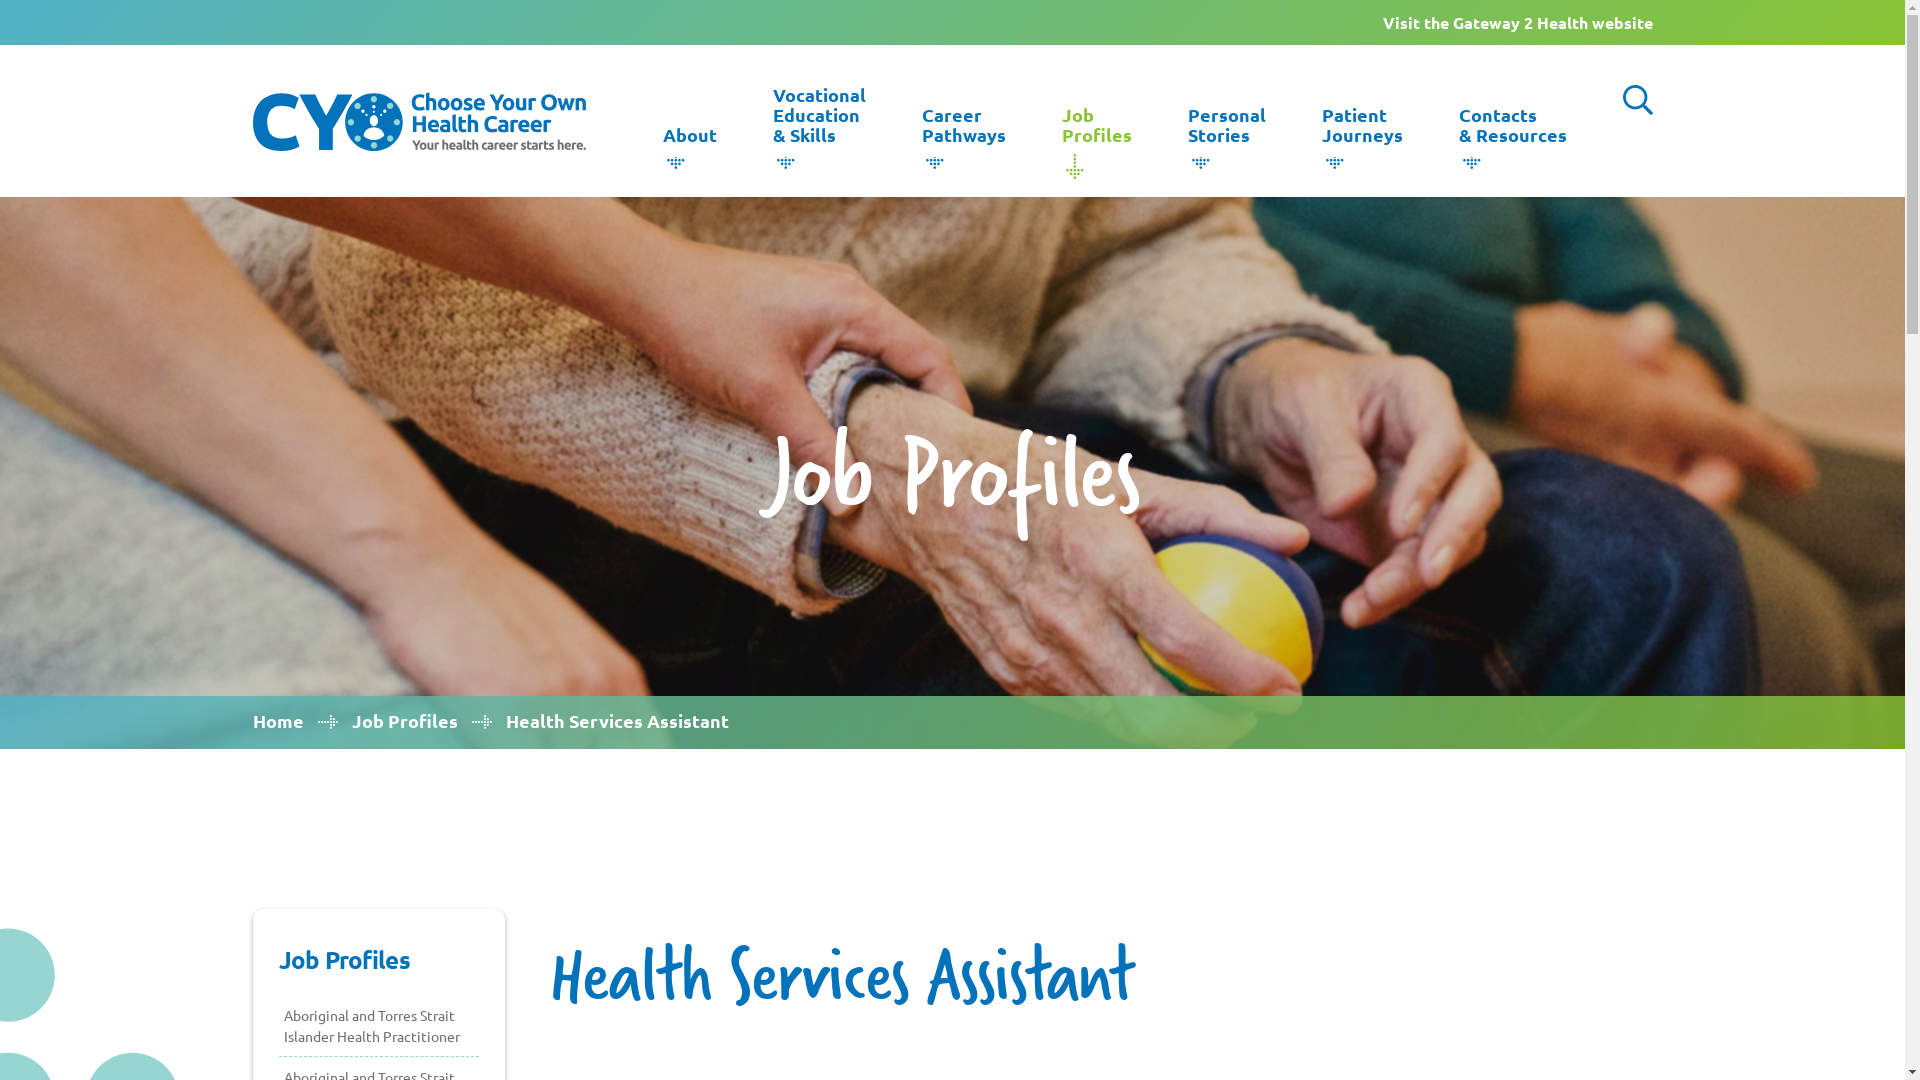 The width and height of the screenshot is (1920, 1080). I want to click on 'Contacts, so click(1512, 131).